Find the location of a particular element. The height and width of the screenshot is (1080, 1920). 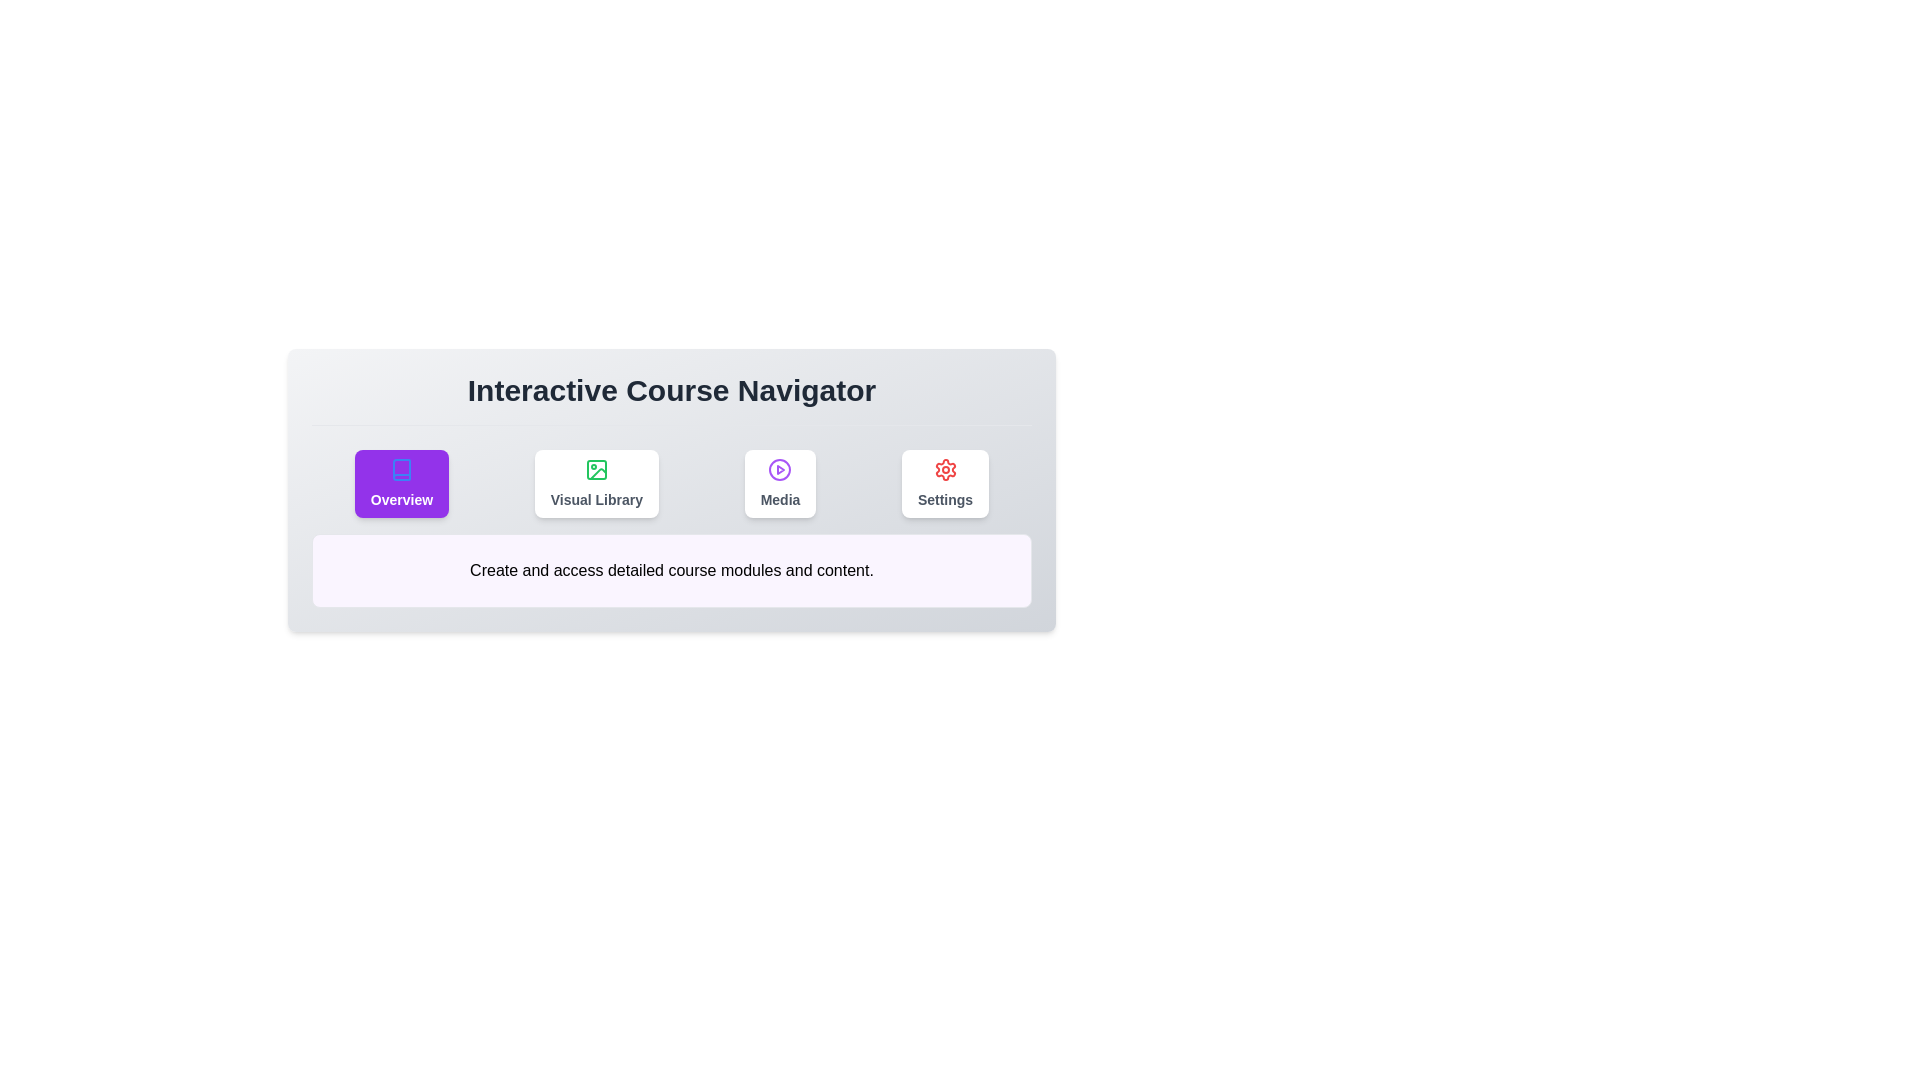

the tab labeled Visual Library is located at coordinates (595, 483).